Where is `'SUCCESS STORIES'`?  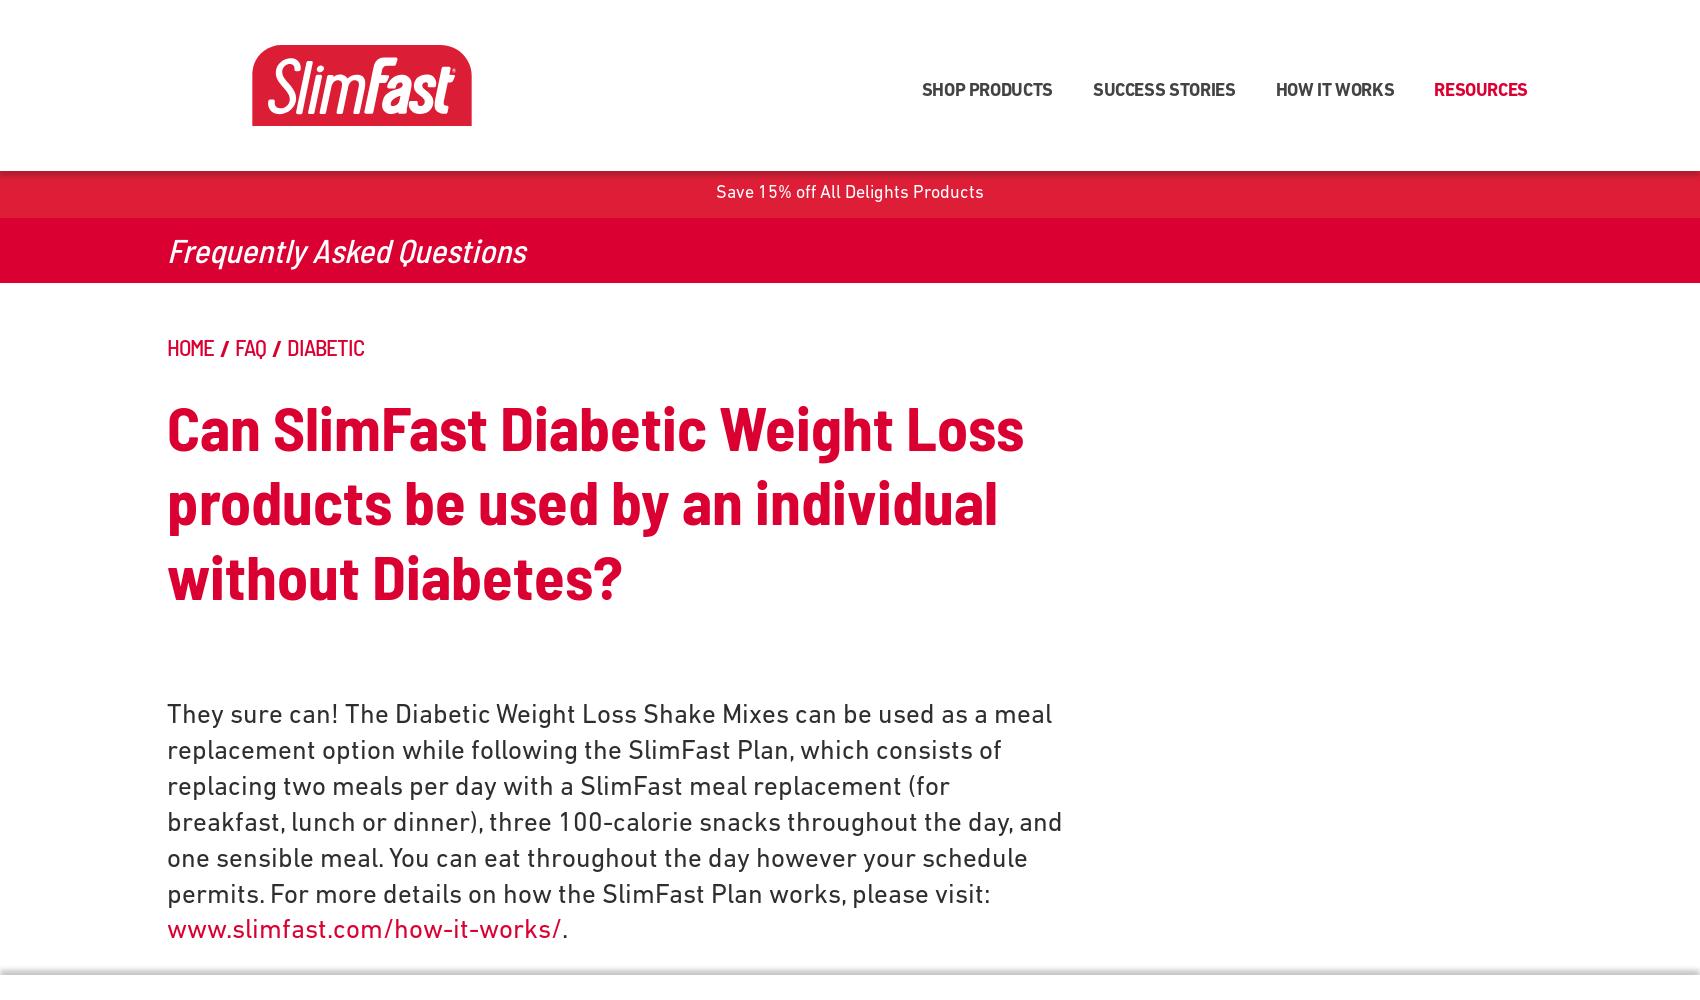 'SUCCESS STORIES' is located at coordinates (1163, 90).